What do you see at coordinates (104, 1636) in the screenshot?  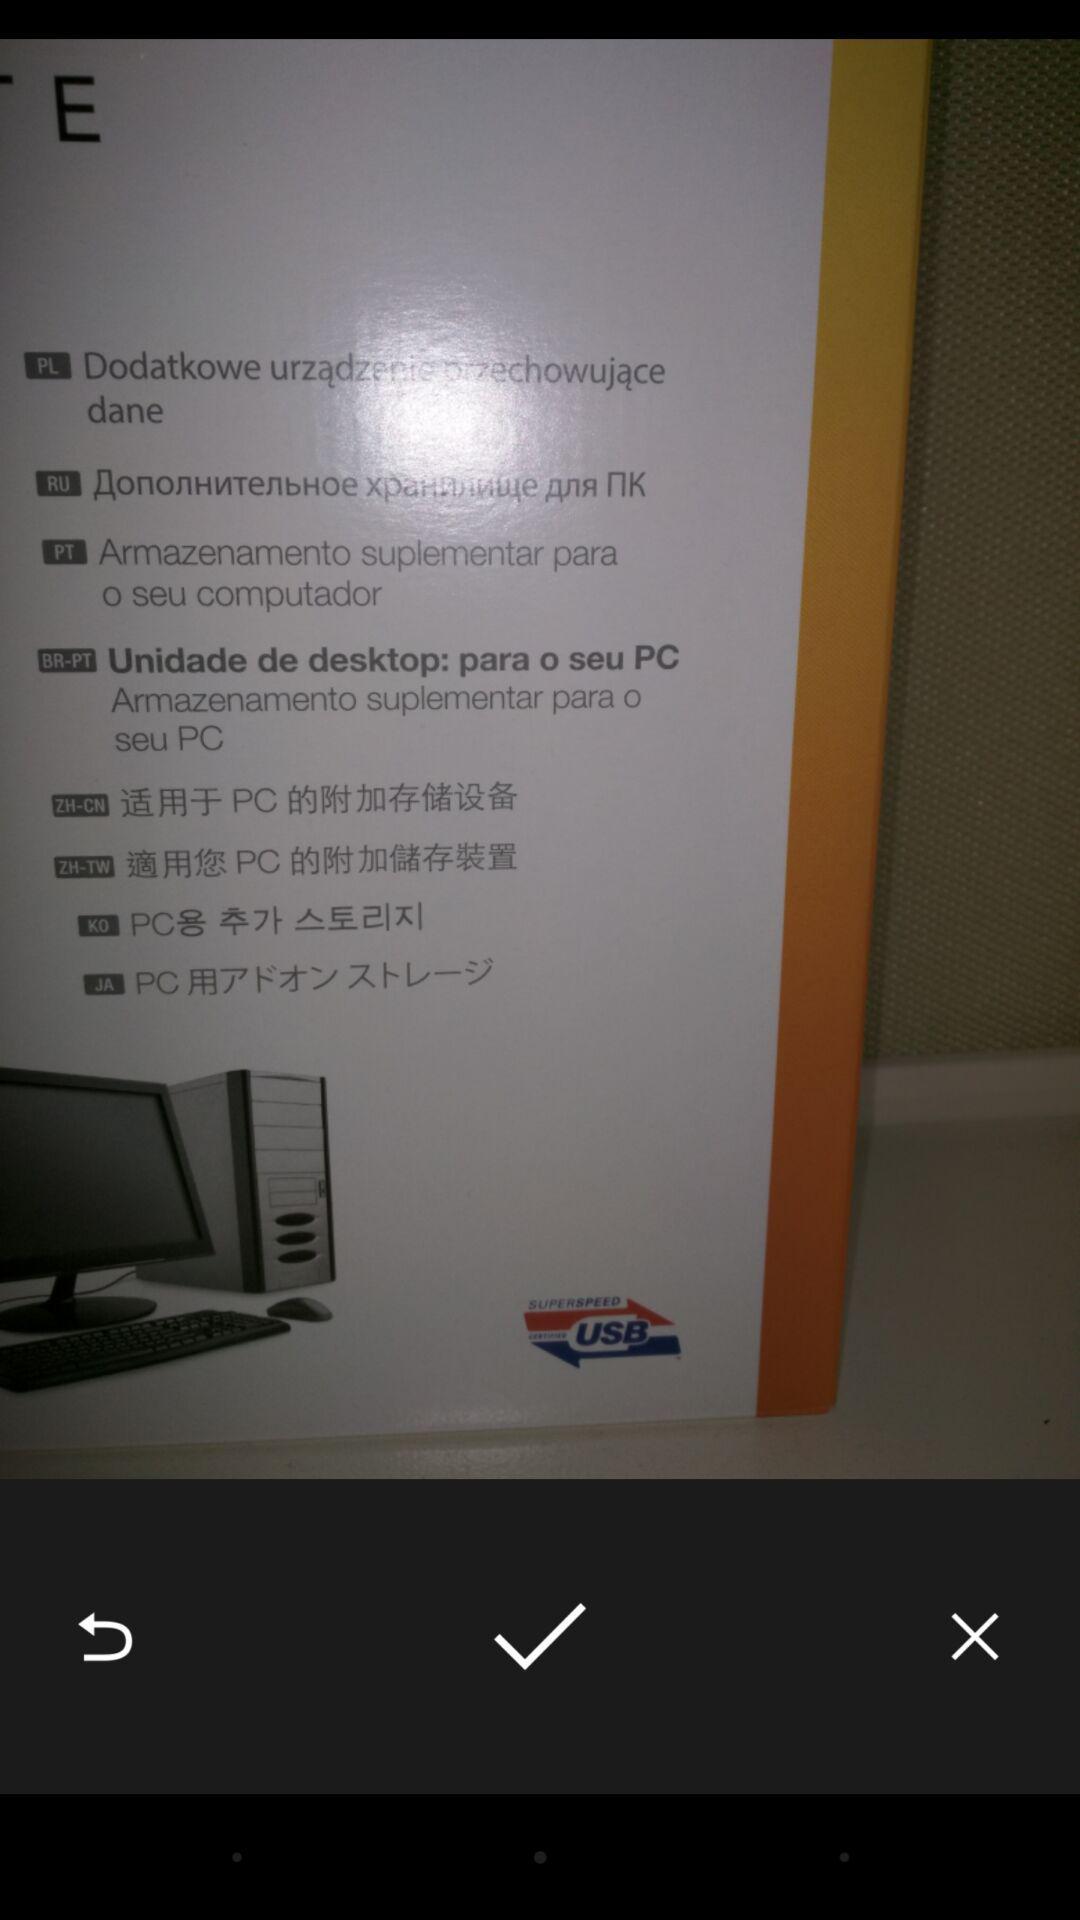 I see `icon at the bottom left corner` at bounding box center [104, 1636].